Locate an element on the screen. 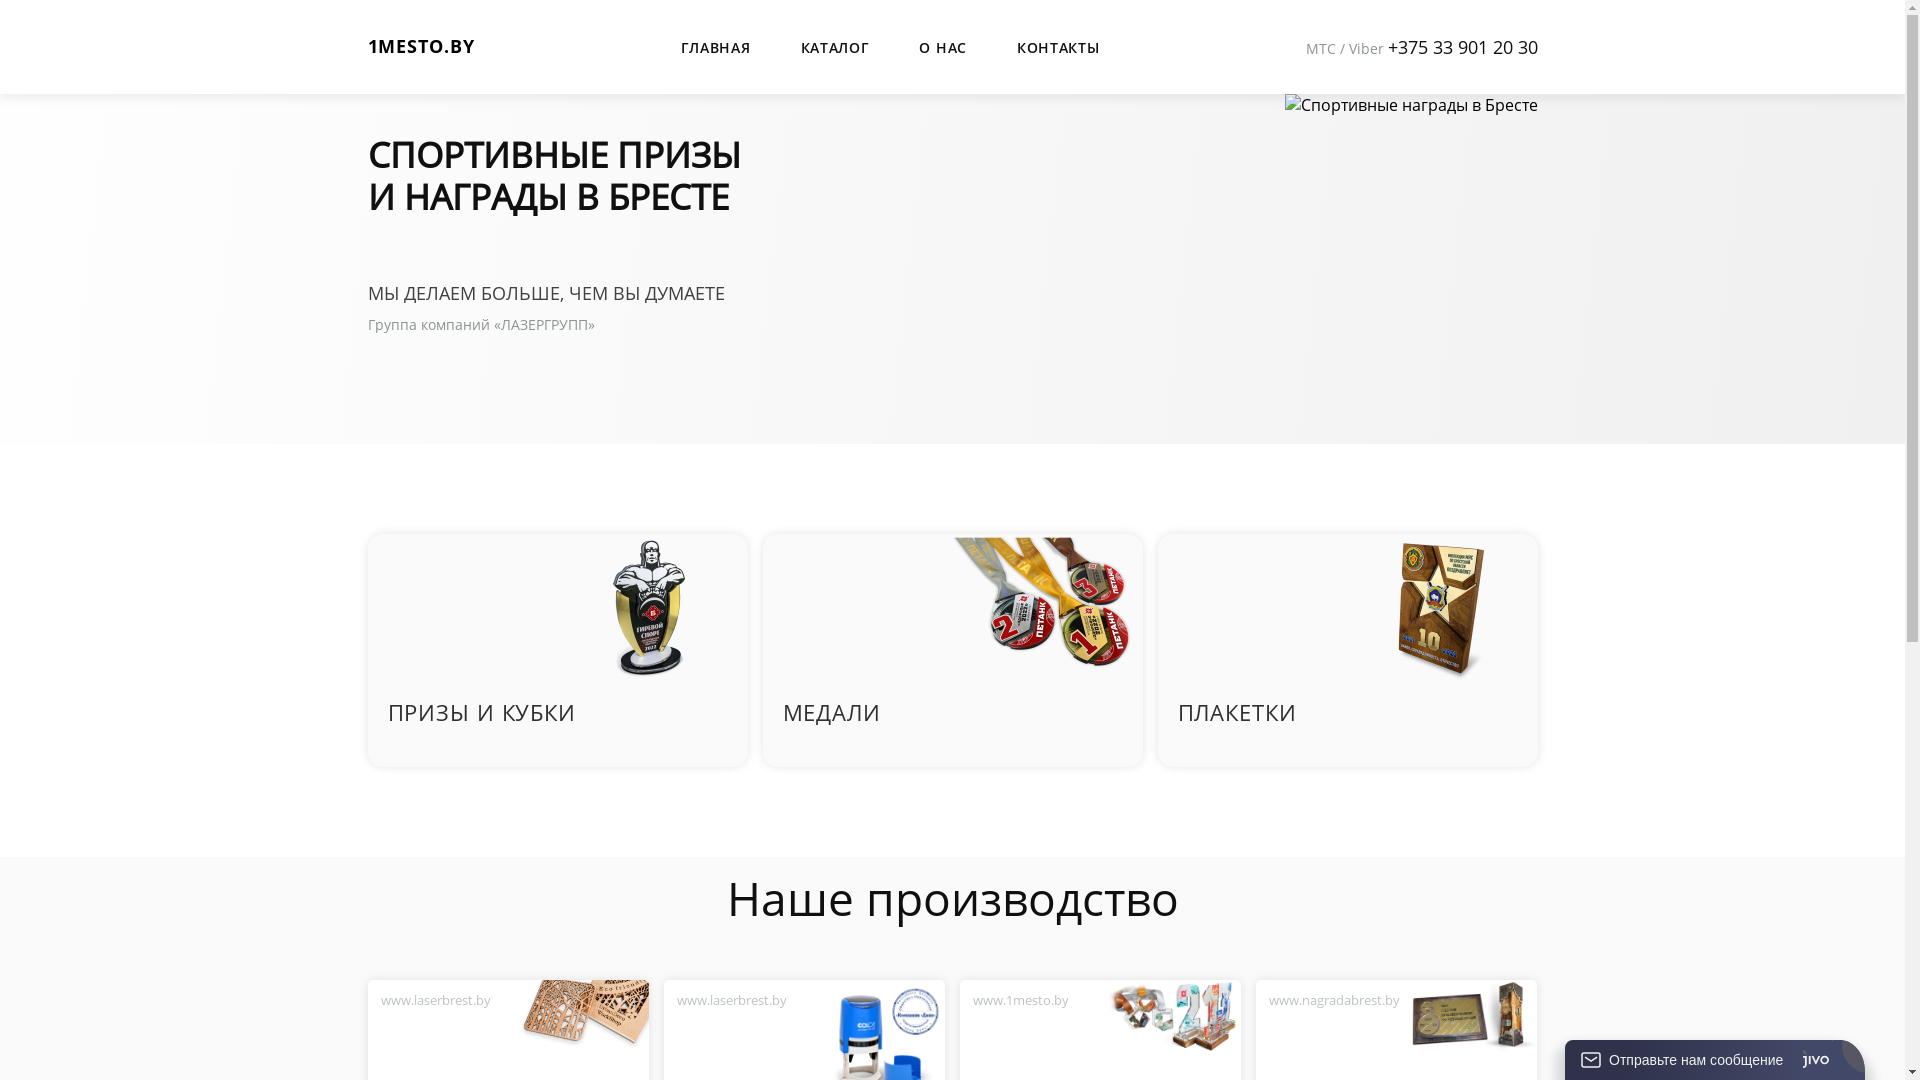 The height and width of the screenshot is (1080, 1920). '1MESTO.BY' is located at coordinates (420, 45).